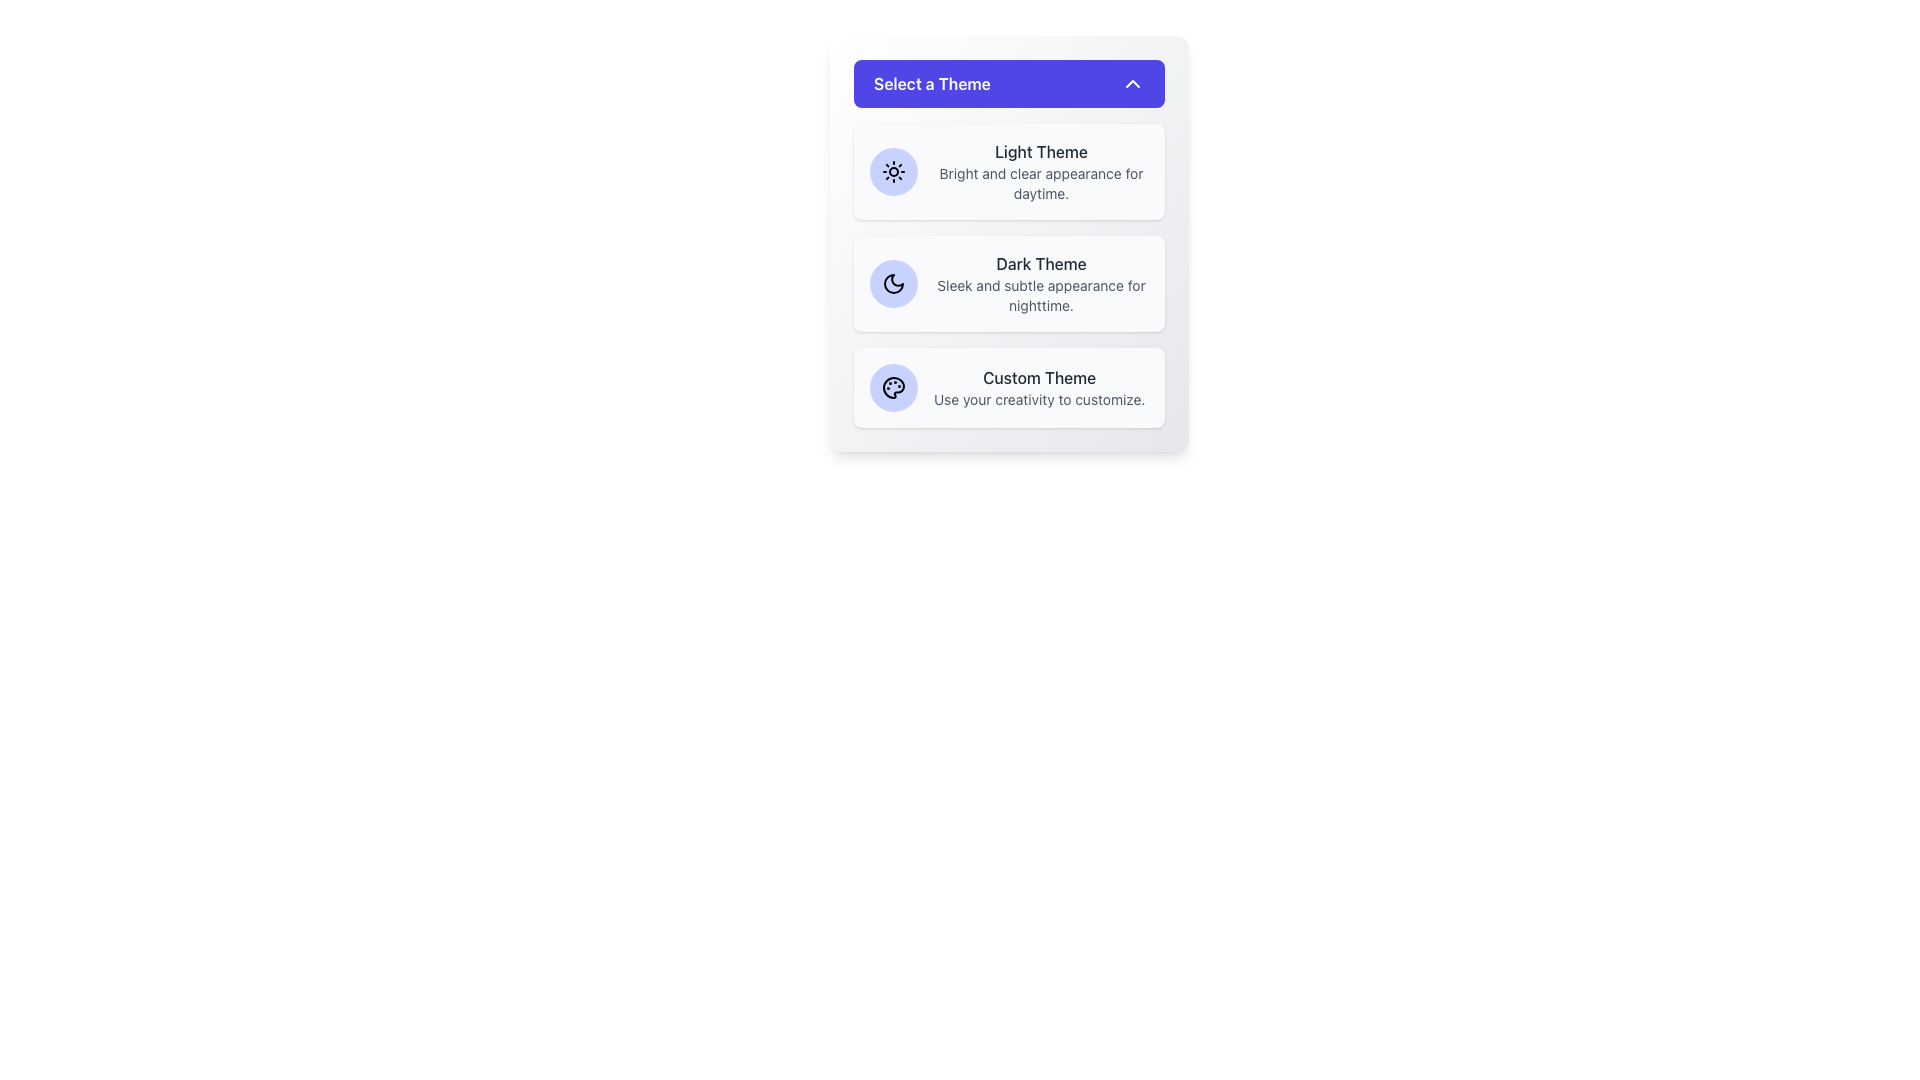 The image size is (1920, 1080). I want to click on the decorative icon representing the 'Custom Theme' option, so click(892, 388).